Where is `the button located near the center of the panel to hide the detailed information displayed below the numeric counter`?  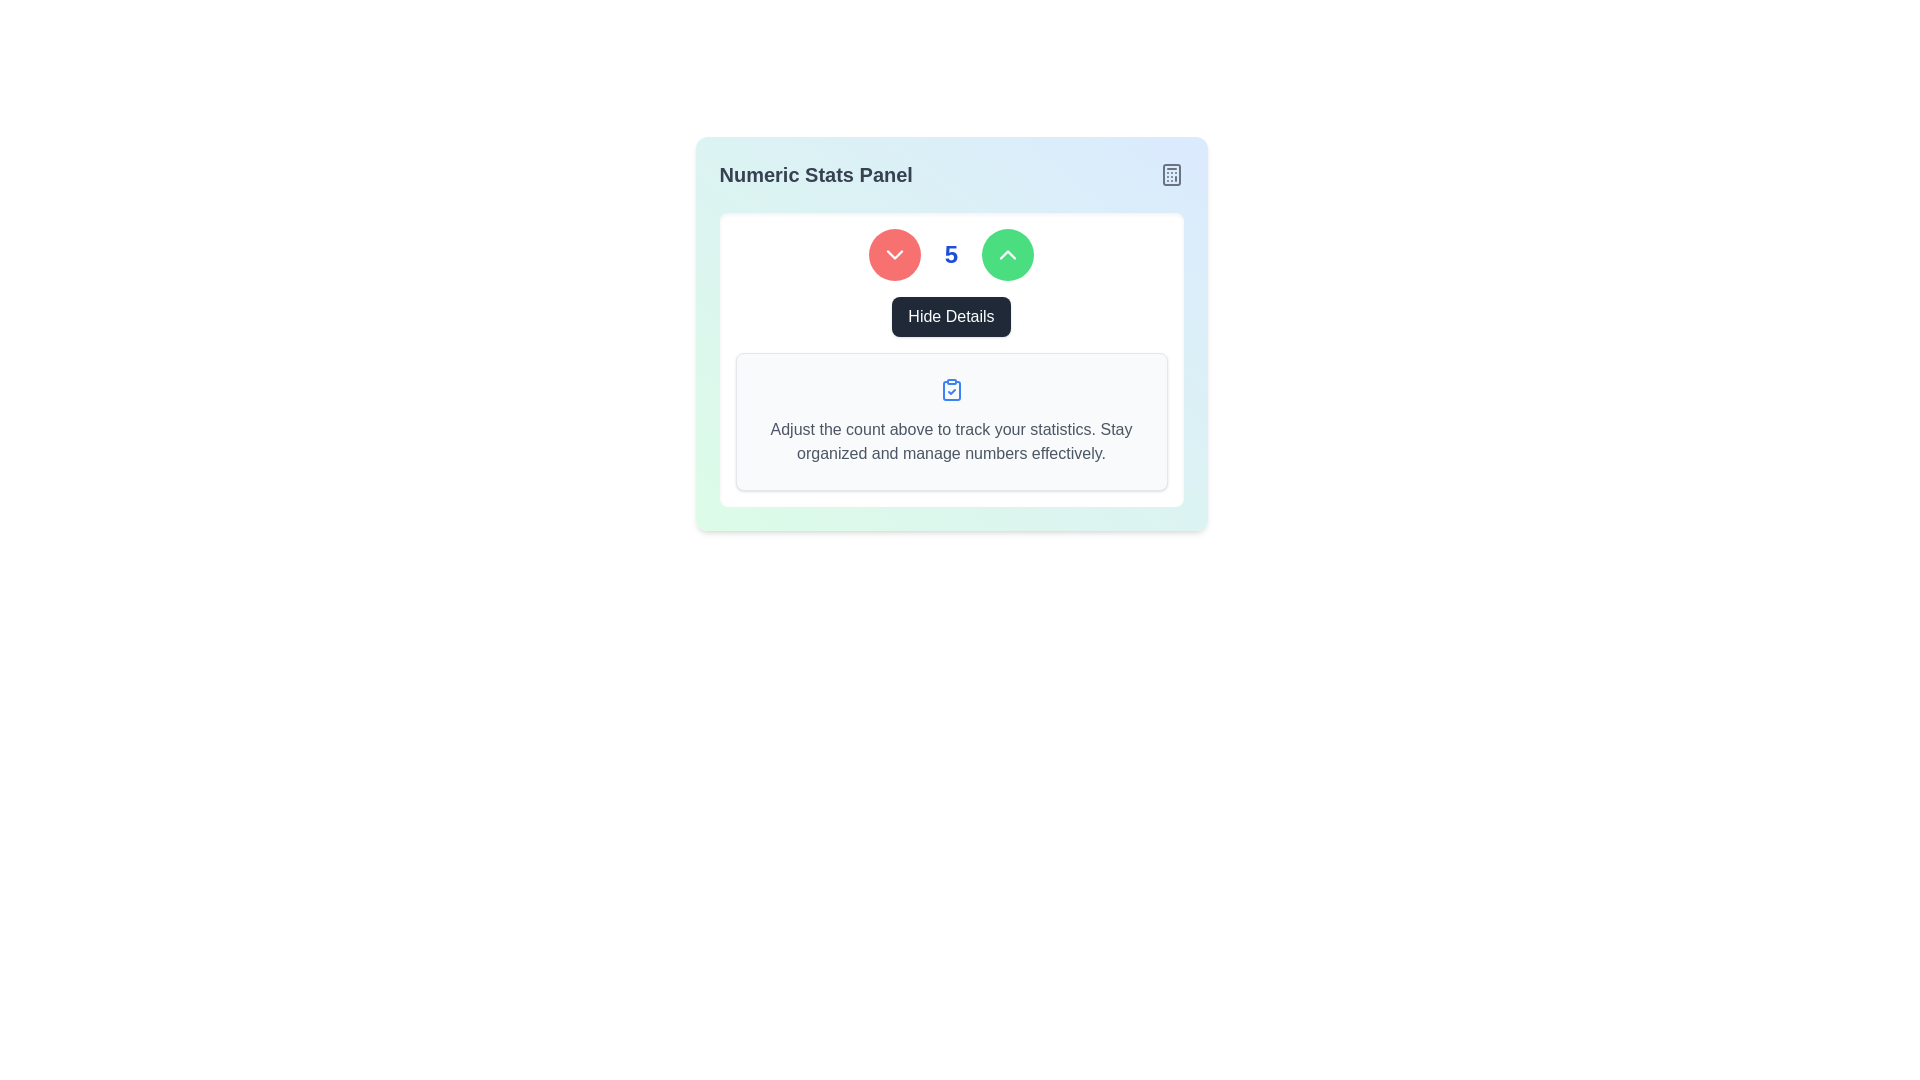 the button located near the center of the panel to hide the detailed information displayed below the numeric counter is located at coordinates (950, 315).